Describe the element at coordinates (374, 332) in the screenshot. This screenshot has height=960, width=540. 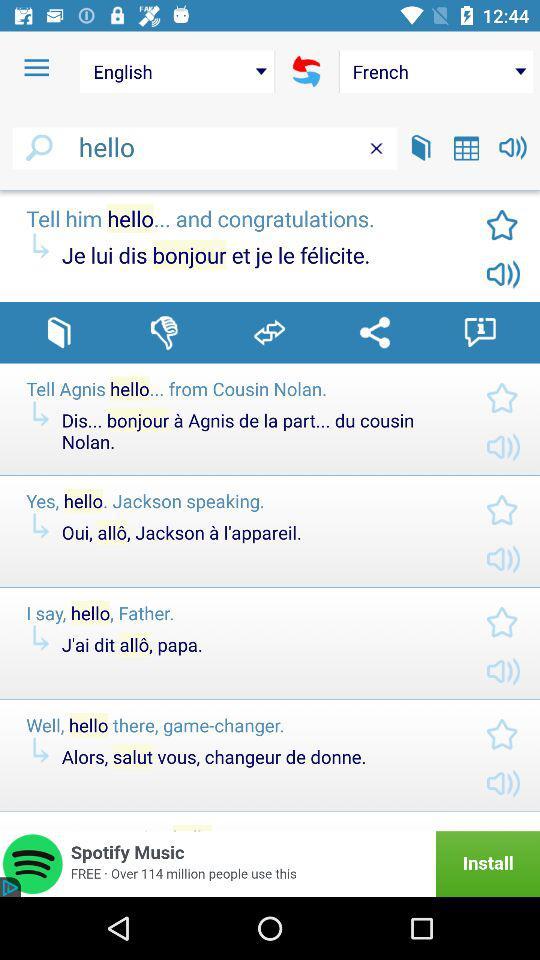
I see `share translation` at that location.